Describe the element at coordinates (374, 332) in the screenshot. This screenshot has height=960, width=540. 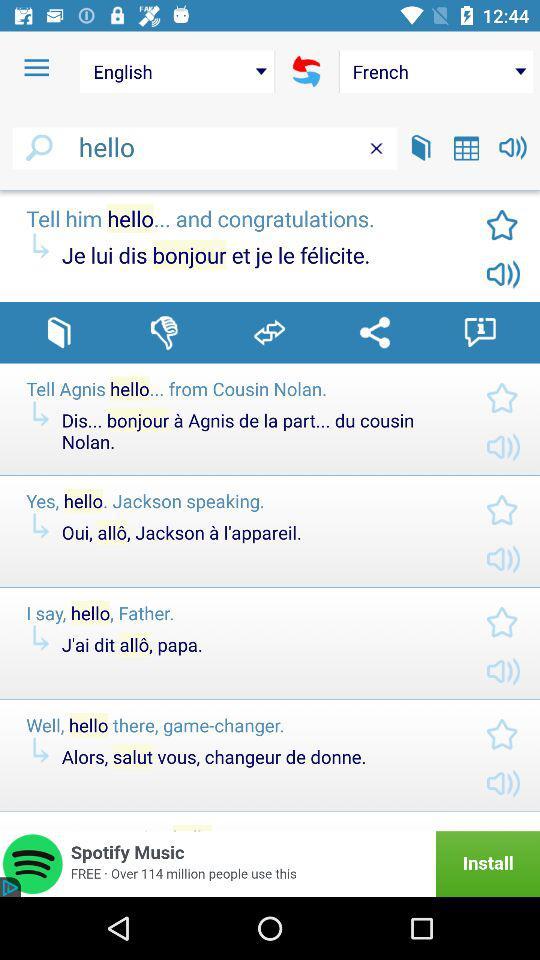
I see `share translation` at that location.